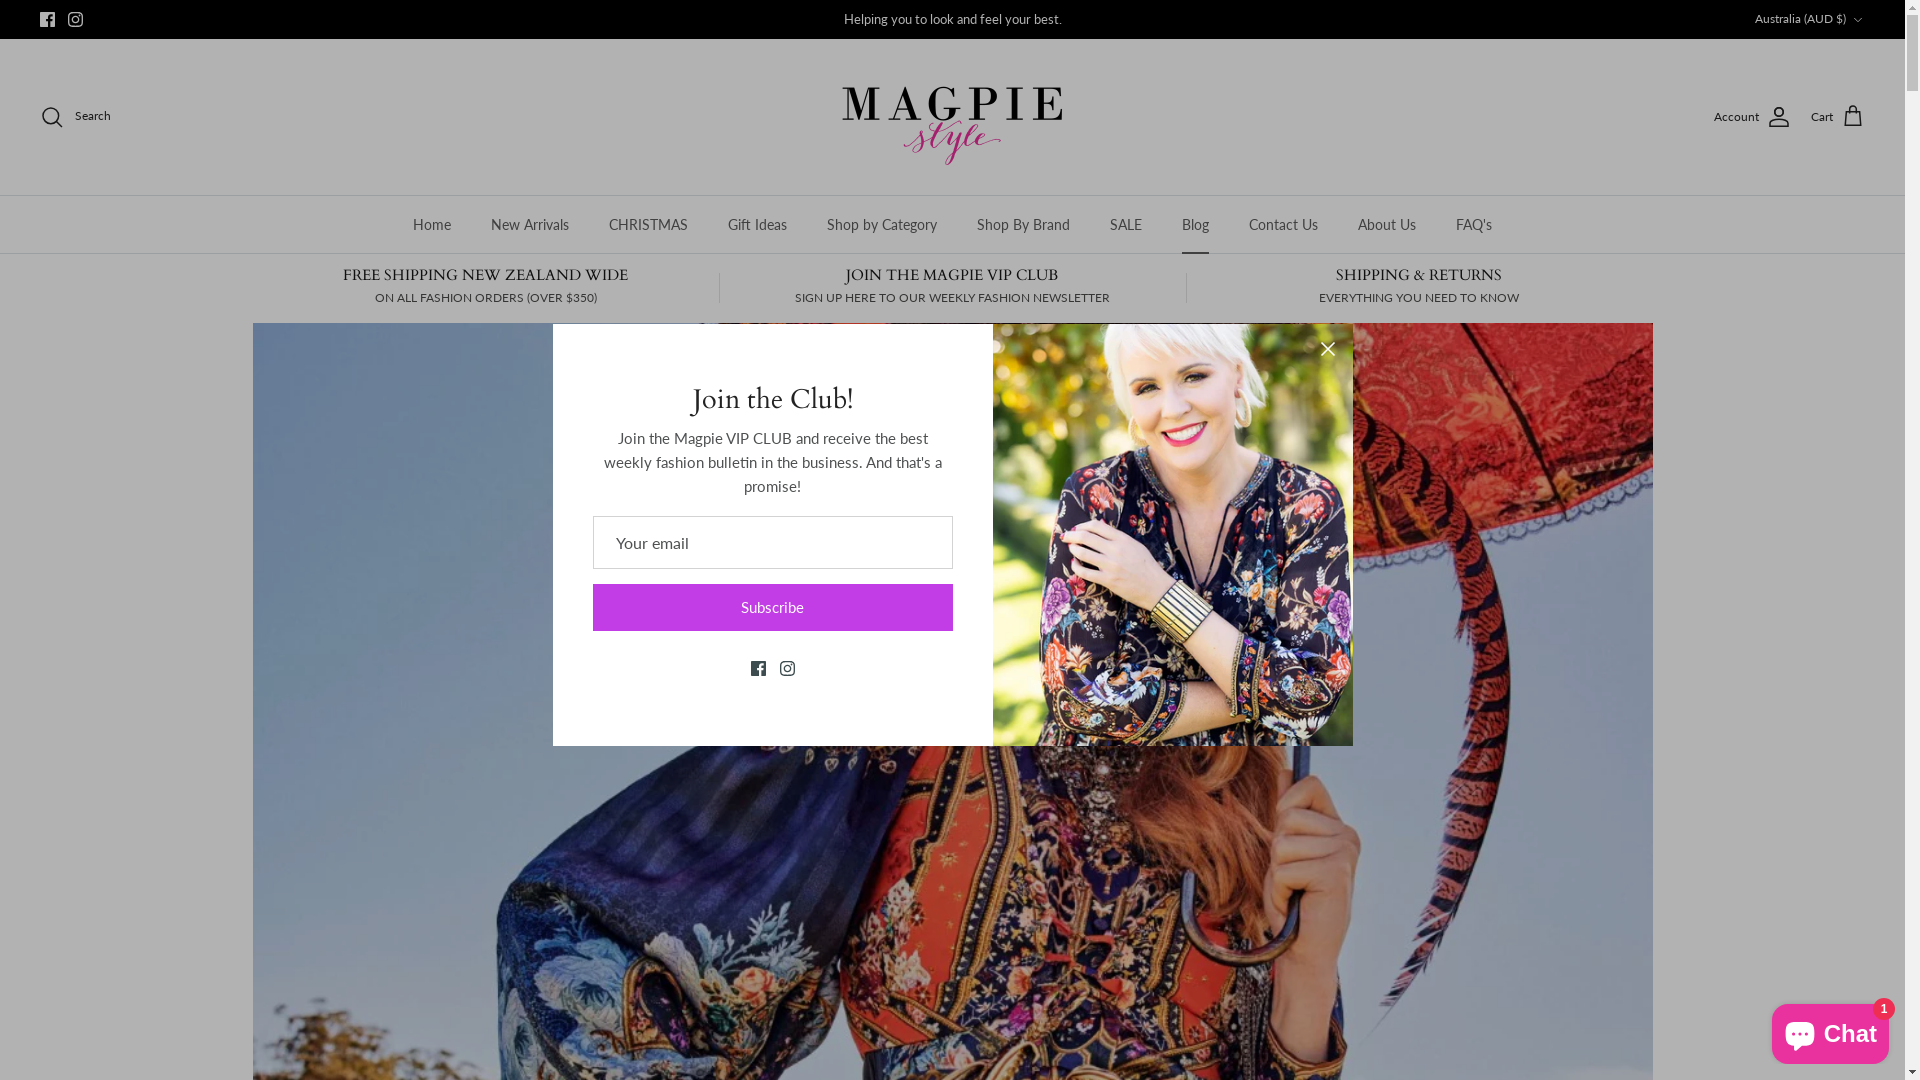 The image size is (1920, 1080). I want to click on 'Subscribe', so click(771, 606).